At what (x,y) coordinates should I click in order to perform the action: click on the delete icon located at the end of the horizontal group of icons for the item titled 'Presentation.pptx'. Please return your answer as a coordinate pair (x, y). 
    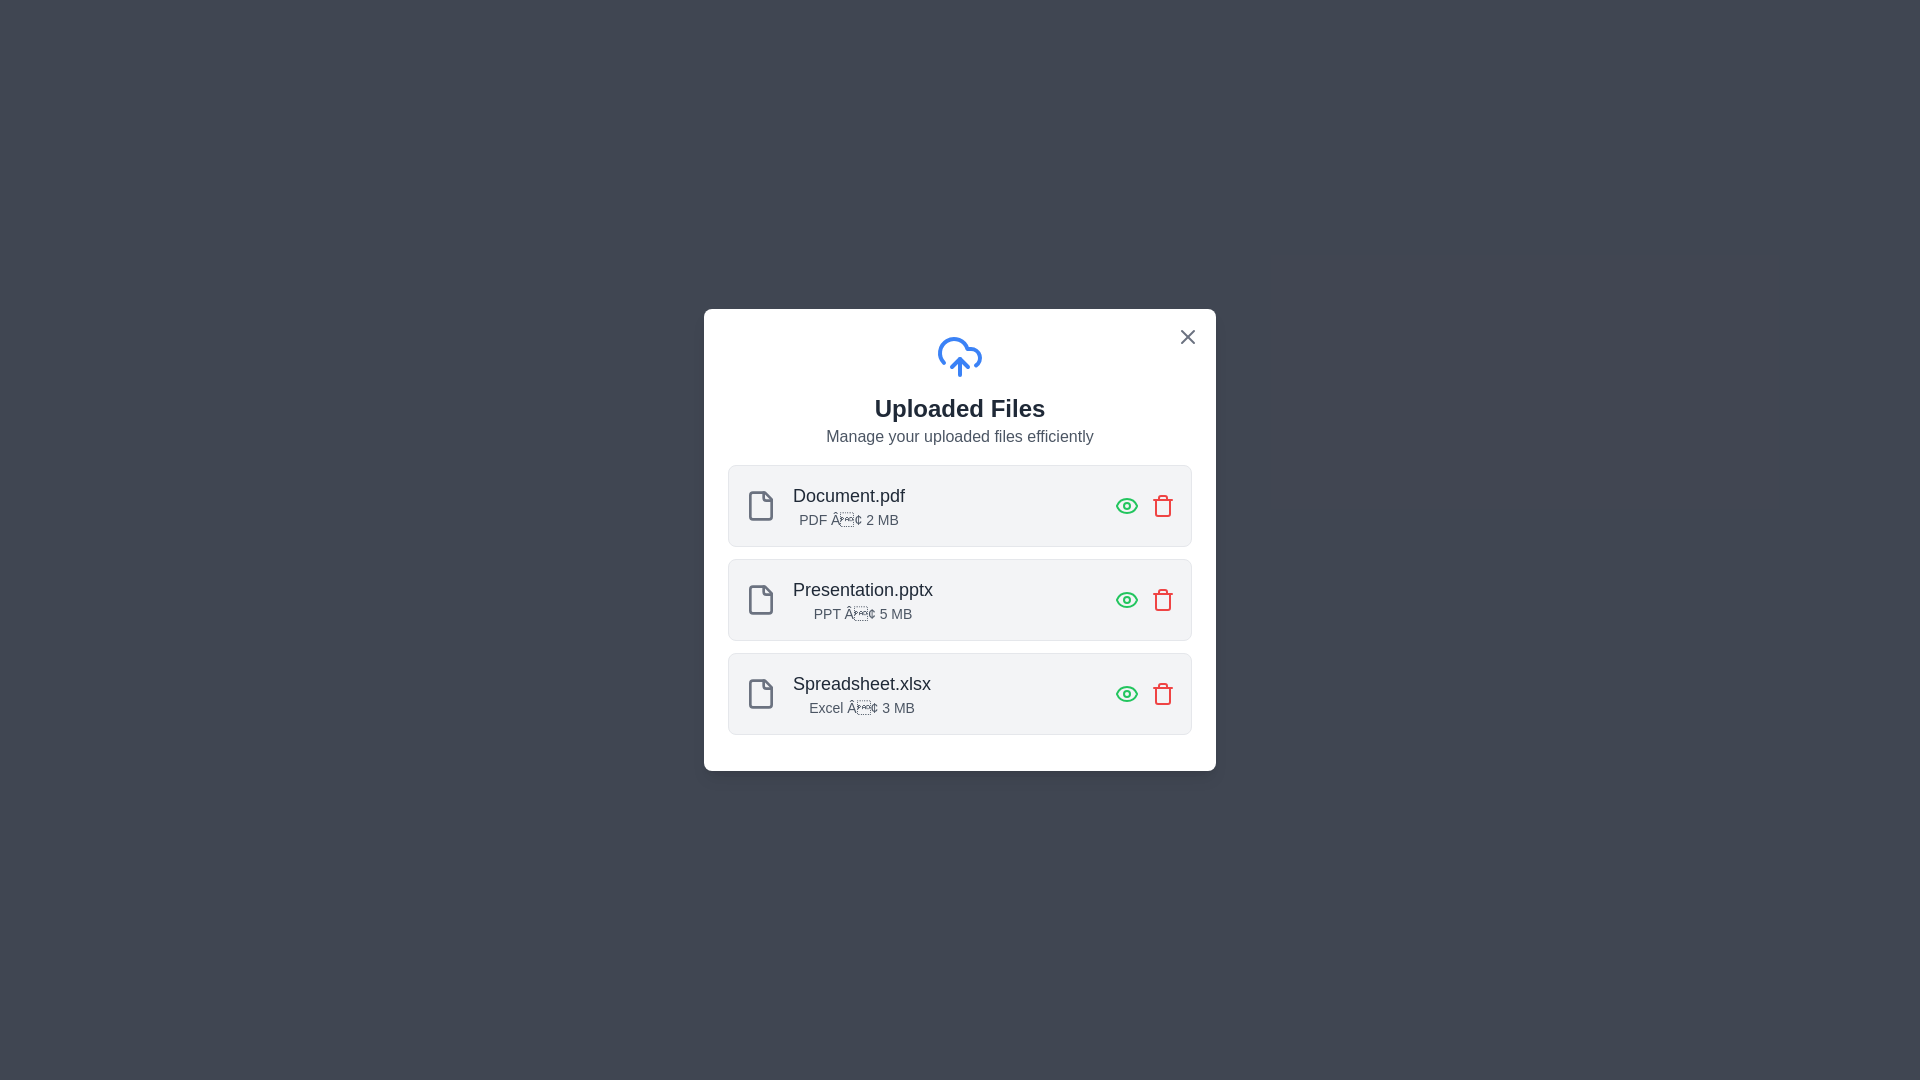
    Looking at the image, I should click on (1162, 599).